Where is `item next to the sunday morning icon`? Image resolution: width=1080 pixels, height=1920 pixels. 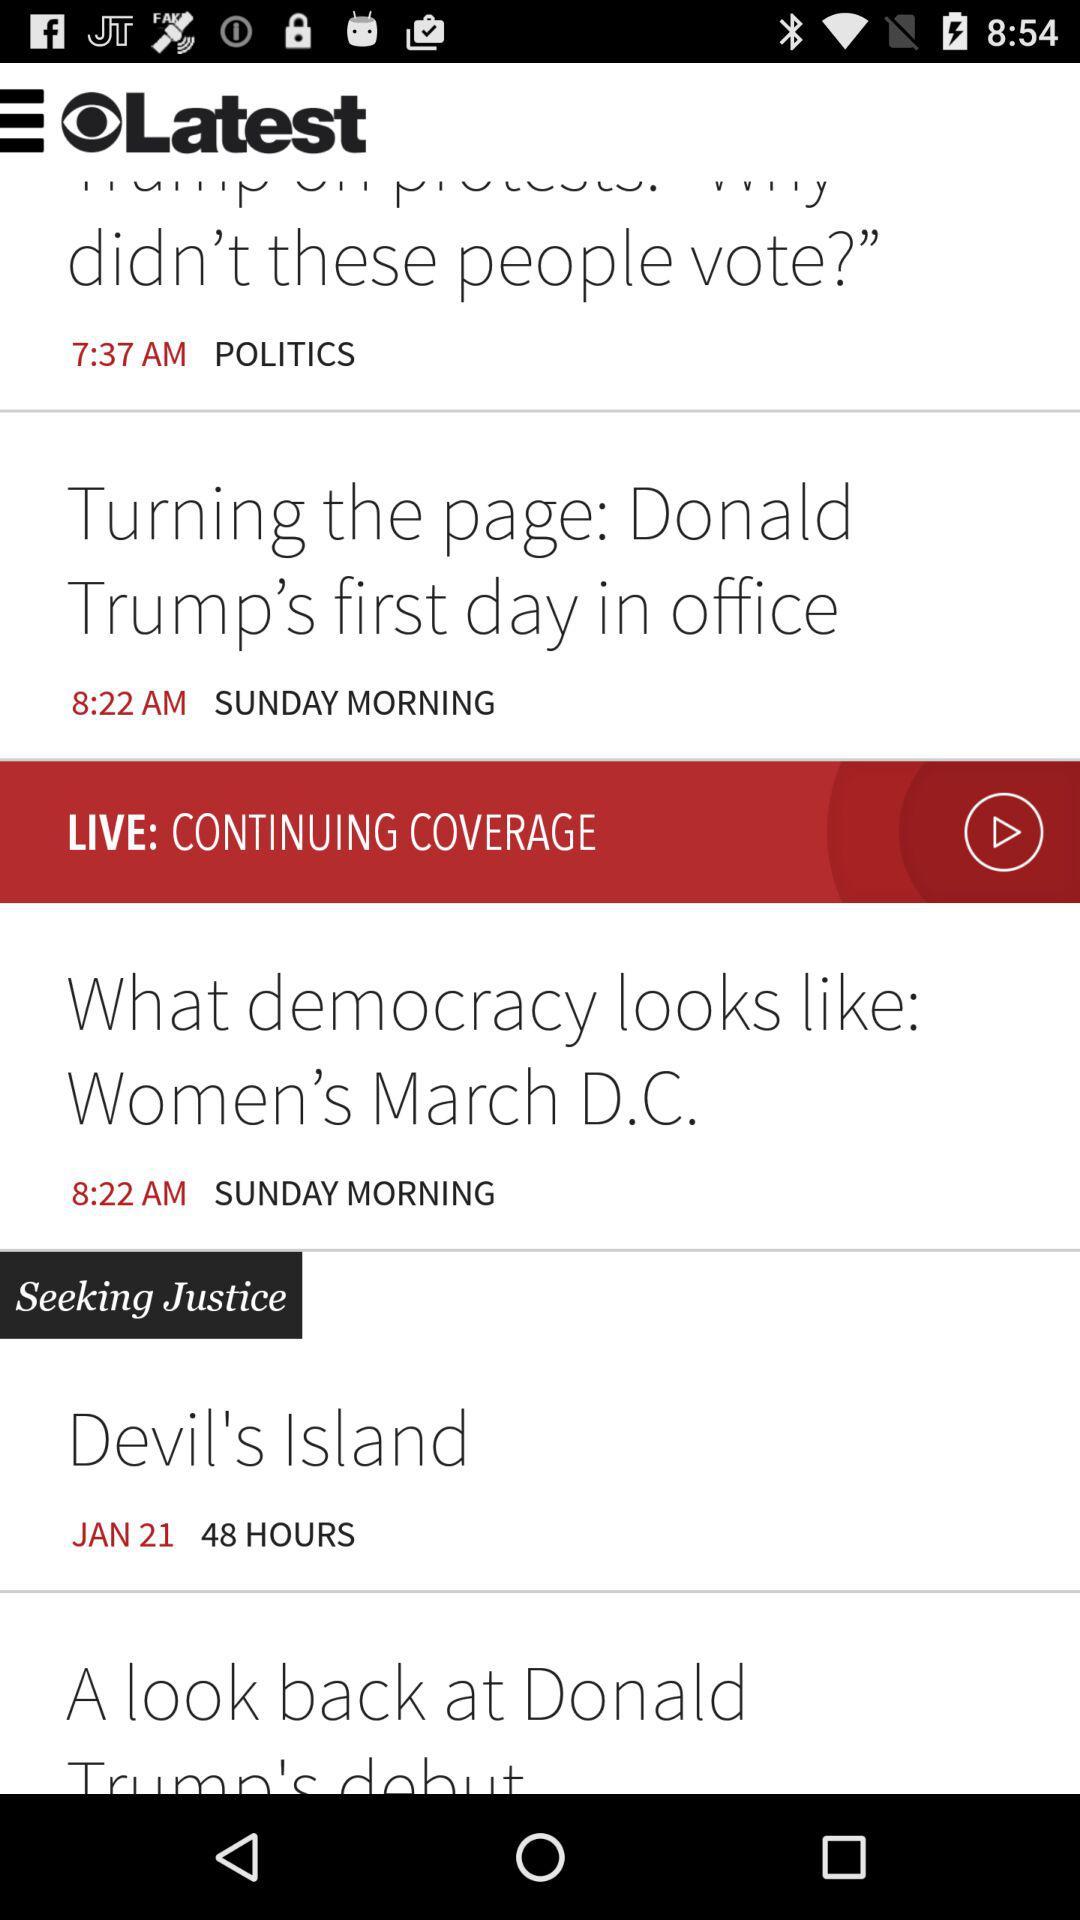
item next to the sunday morning icon is located at coordinates (947, 832).